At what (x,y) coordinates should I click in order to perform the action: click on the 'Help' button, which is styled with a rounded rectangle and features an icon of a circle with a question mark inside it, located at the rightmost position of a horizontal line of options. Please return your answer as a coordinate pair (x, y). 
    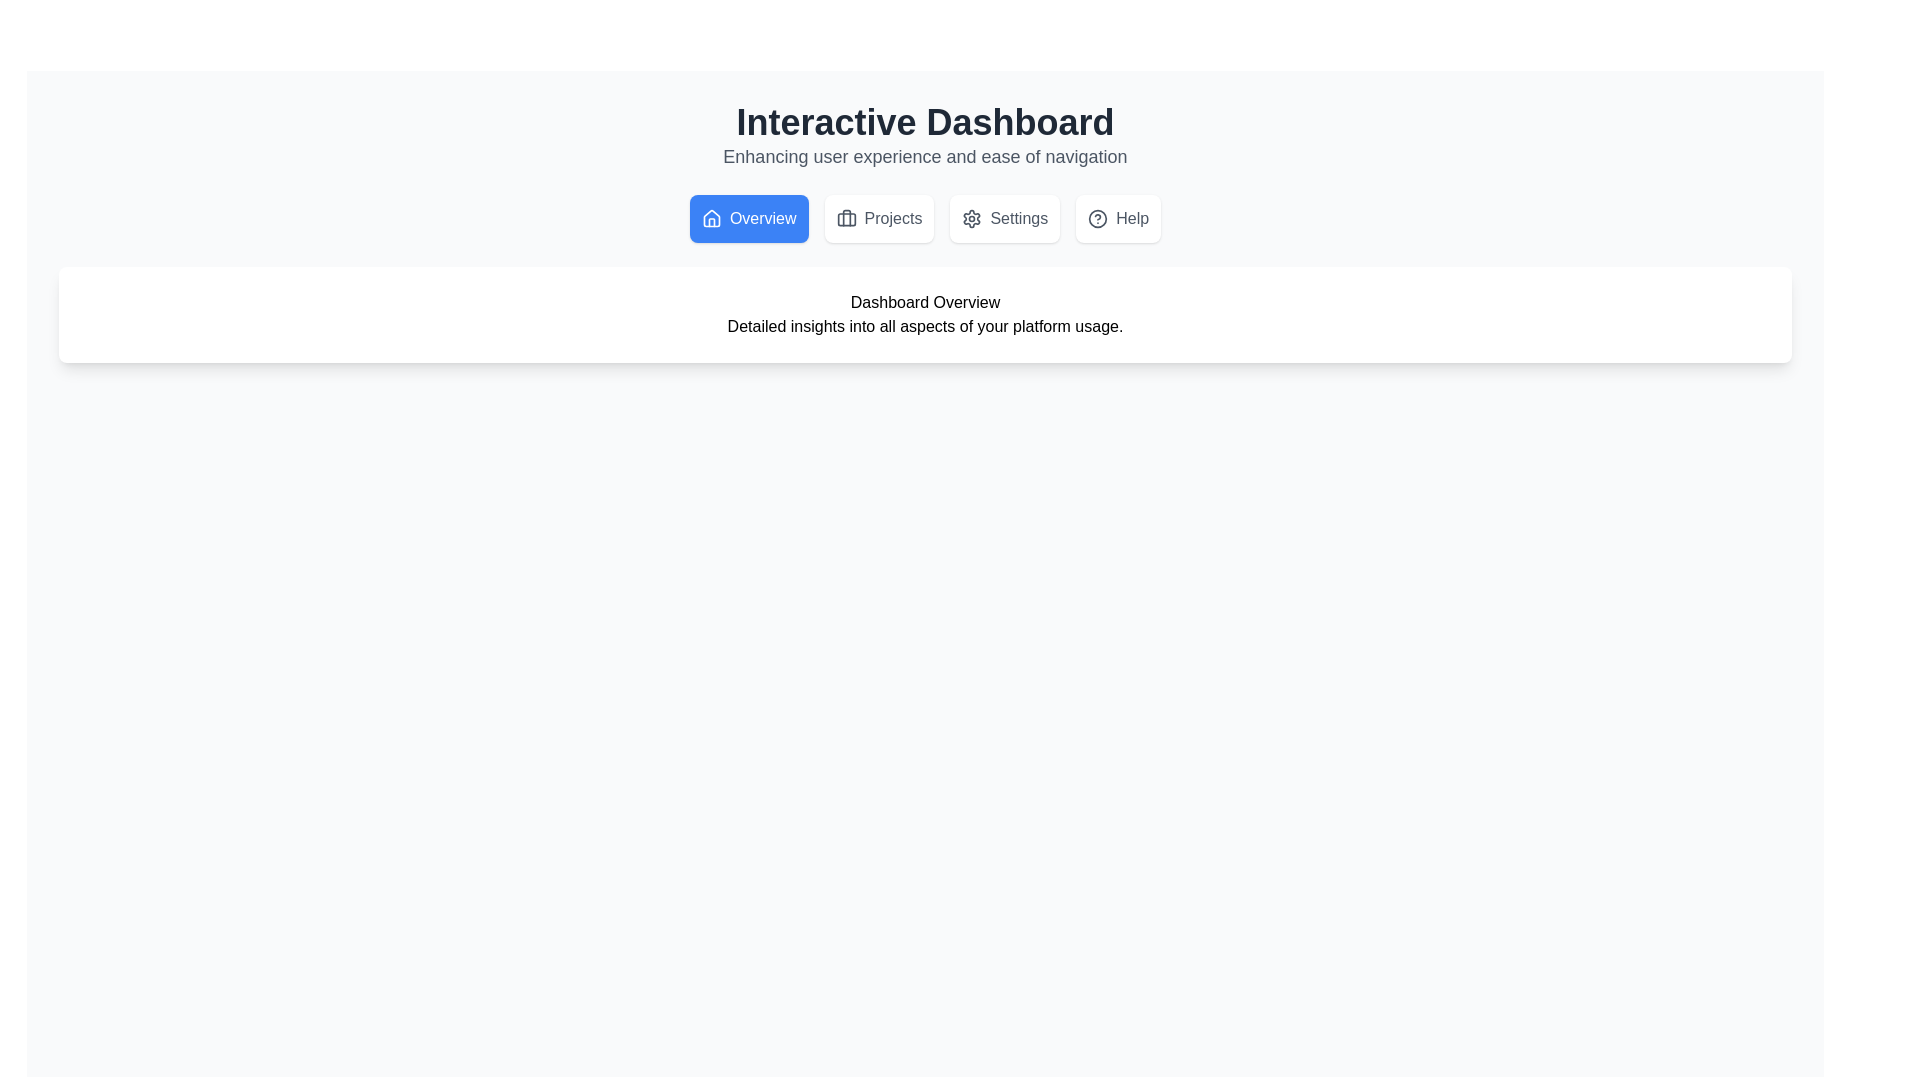
    Looking at the image, I should click on (1117, 219).